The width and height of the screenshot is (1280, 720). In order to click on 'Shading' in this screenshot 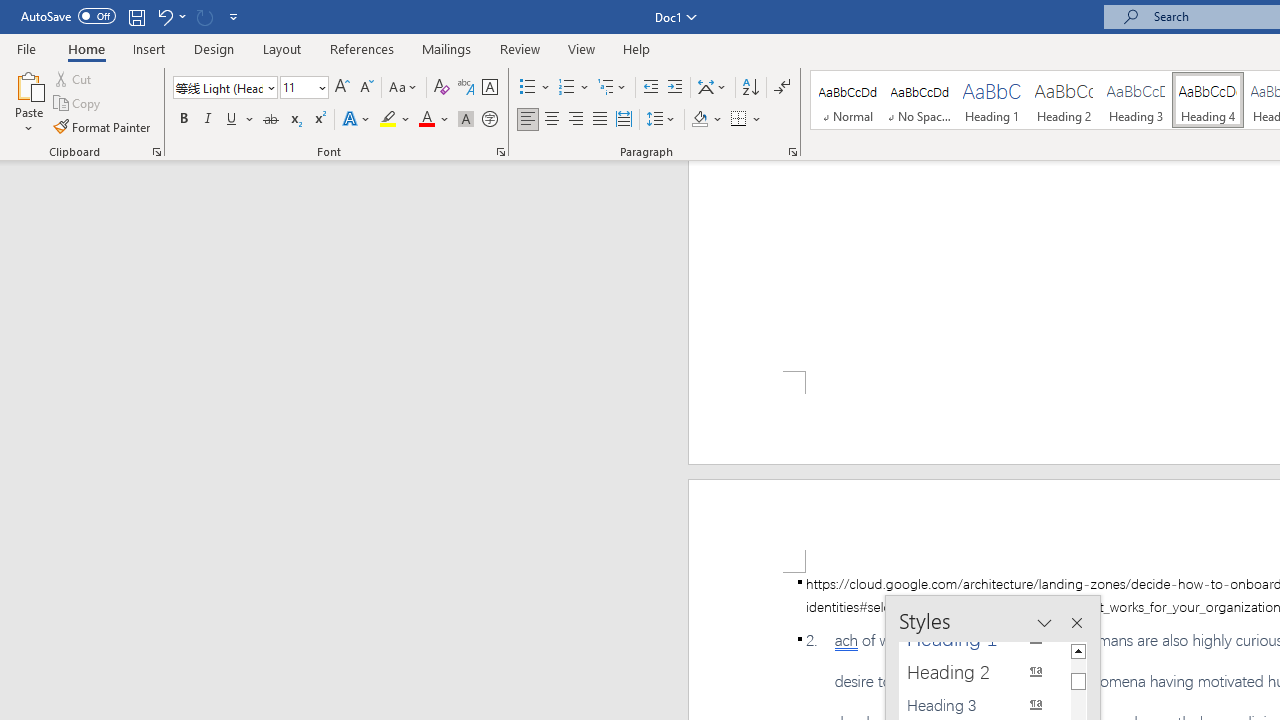, I will do `click(707, 119)`.